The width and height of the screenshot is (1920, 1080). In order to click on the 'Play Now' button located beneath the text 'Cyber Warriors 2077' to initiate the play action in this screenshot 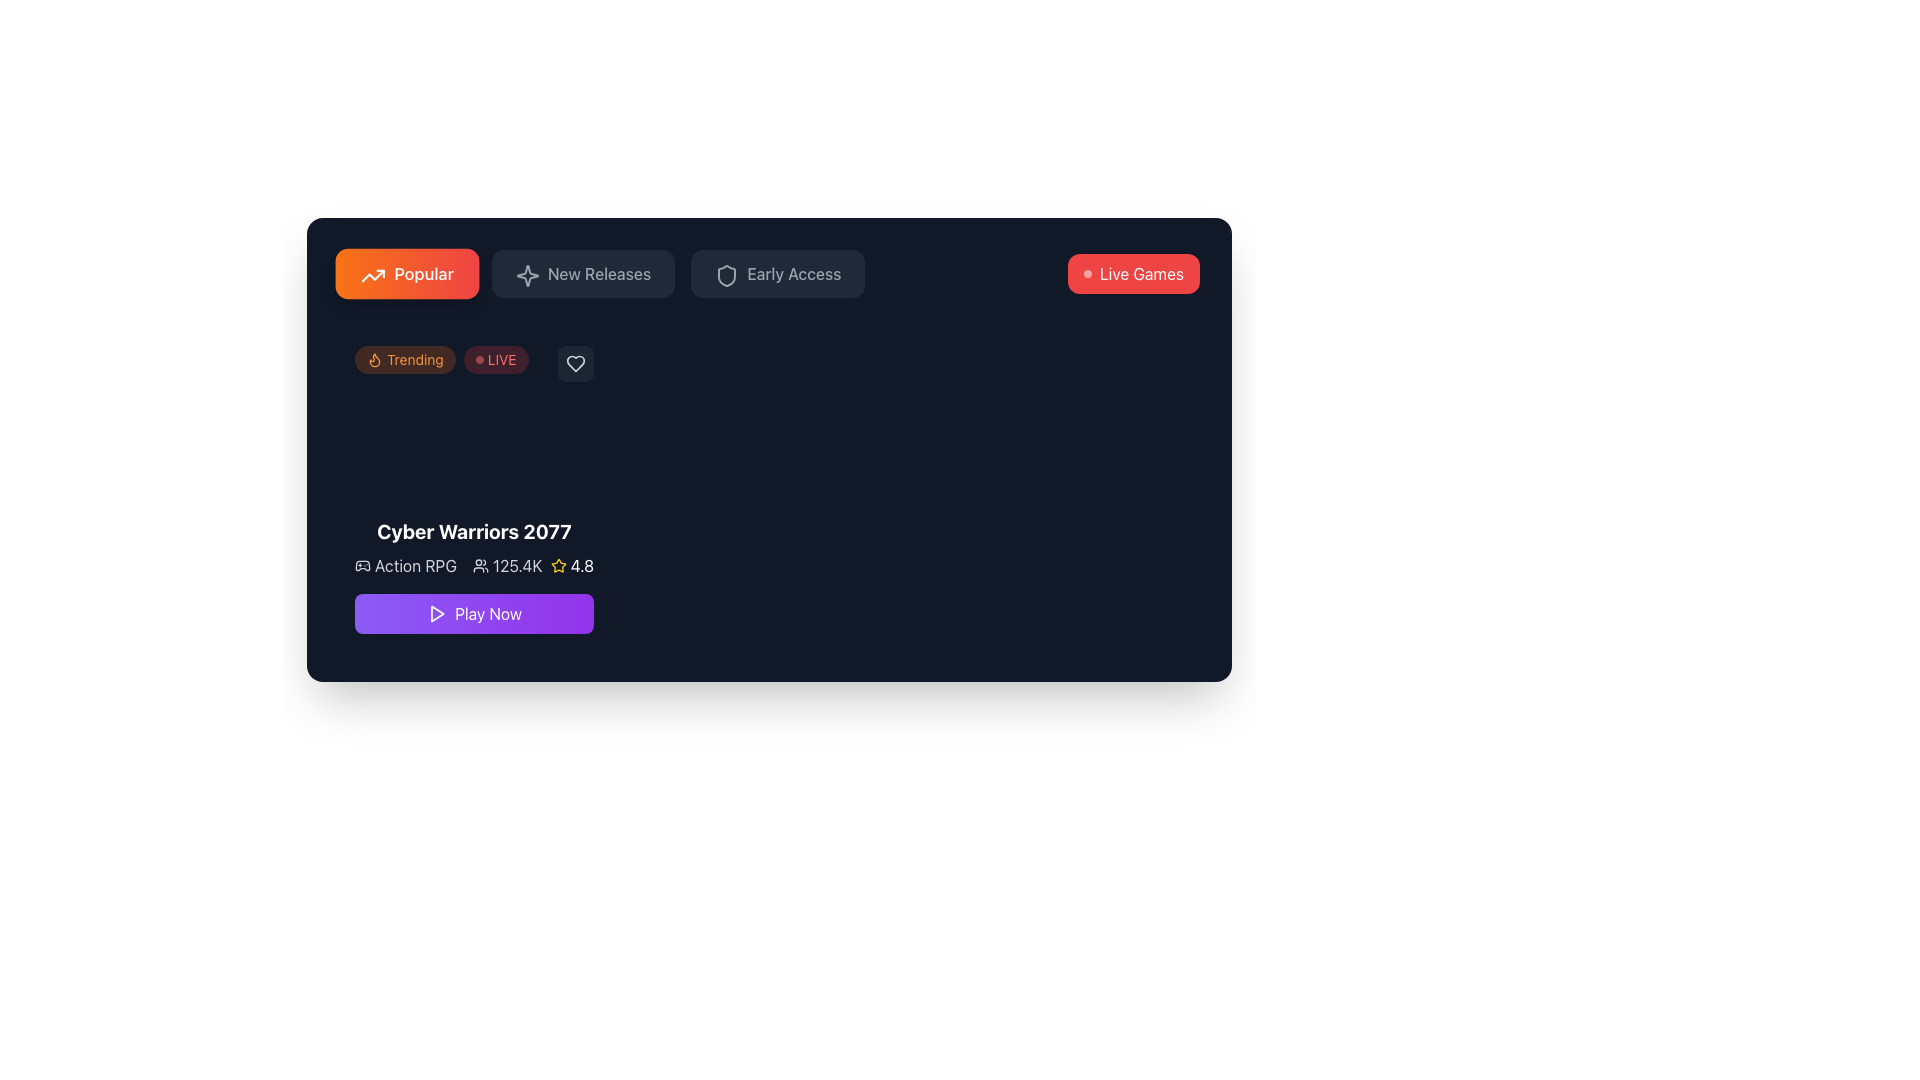, I will do `click(473, 612)`.